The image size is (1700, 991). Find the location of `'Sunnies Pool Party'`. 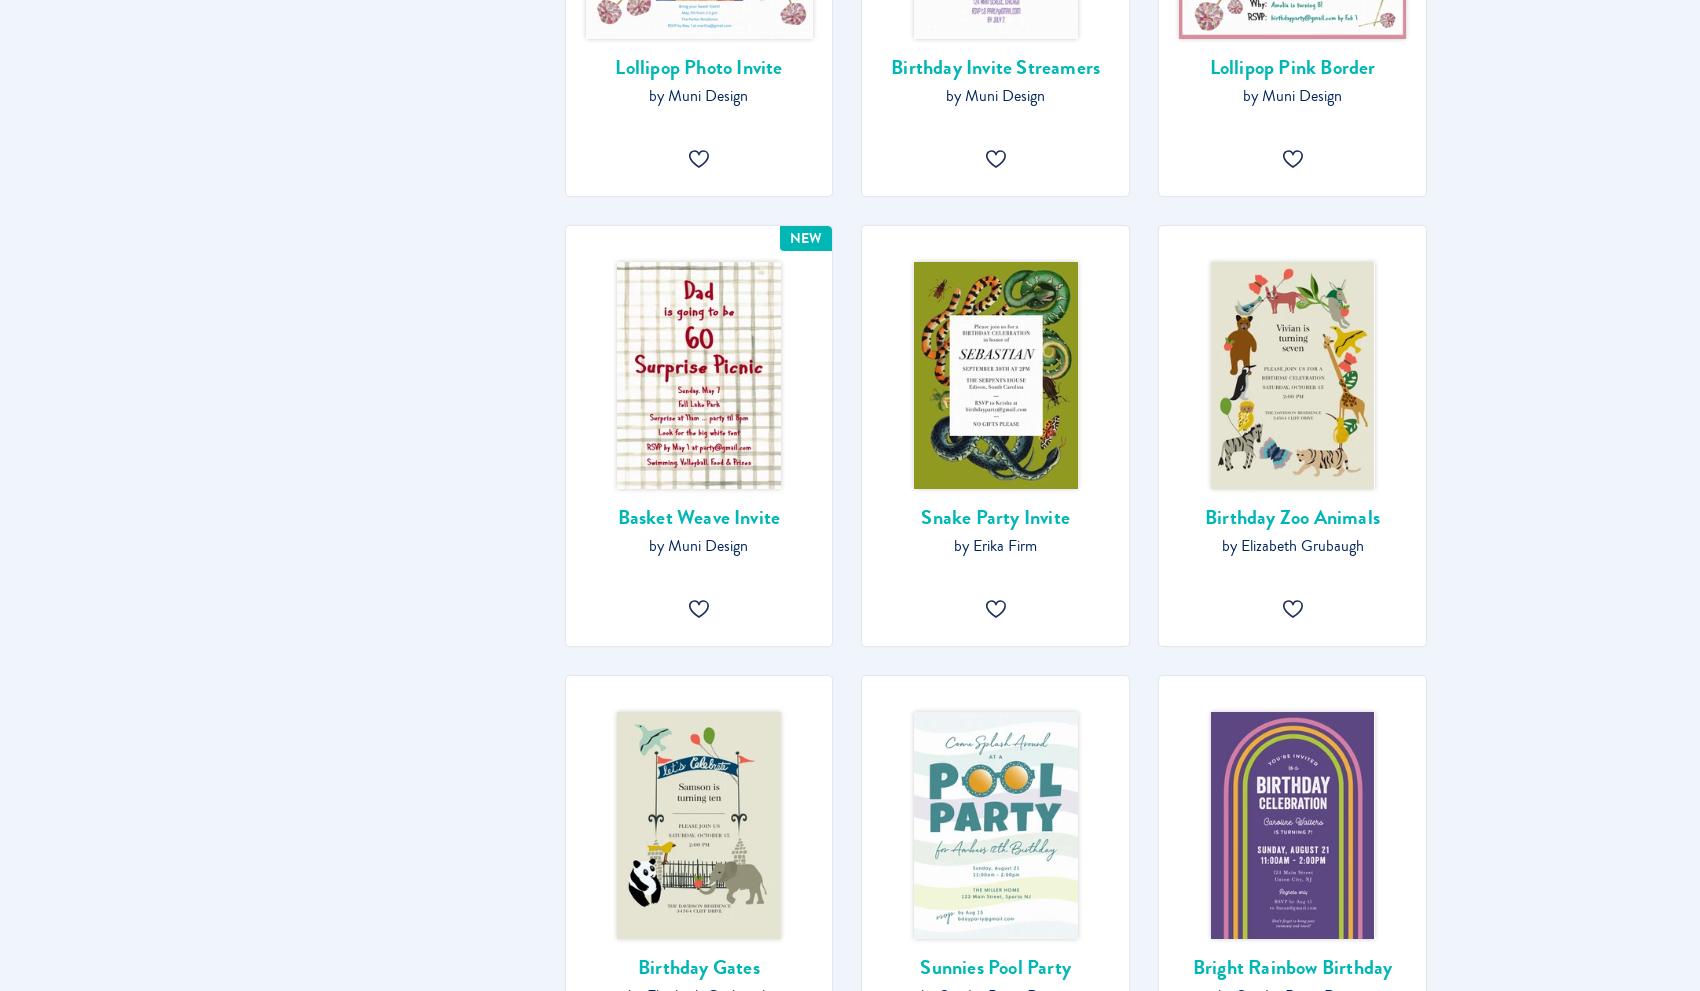

'Sunnies Pool Party' is located at coordinates (994, 967).